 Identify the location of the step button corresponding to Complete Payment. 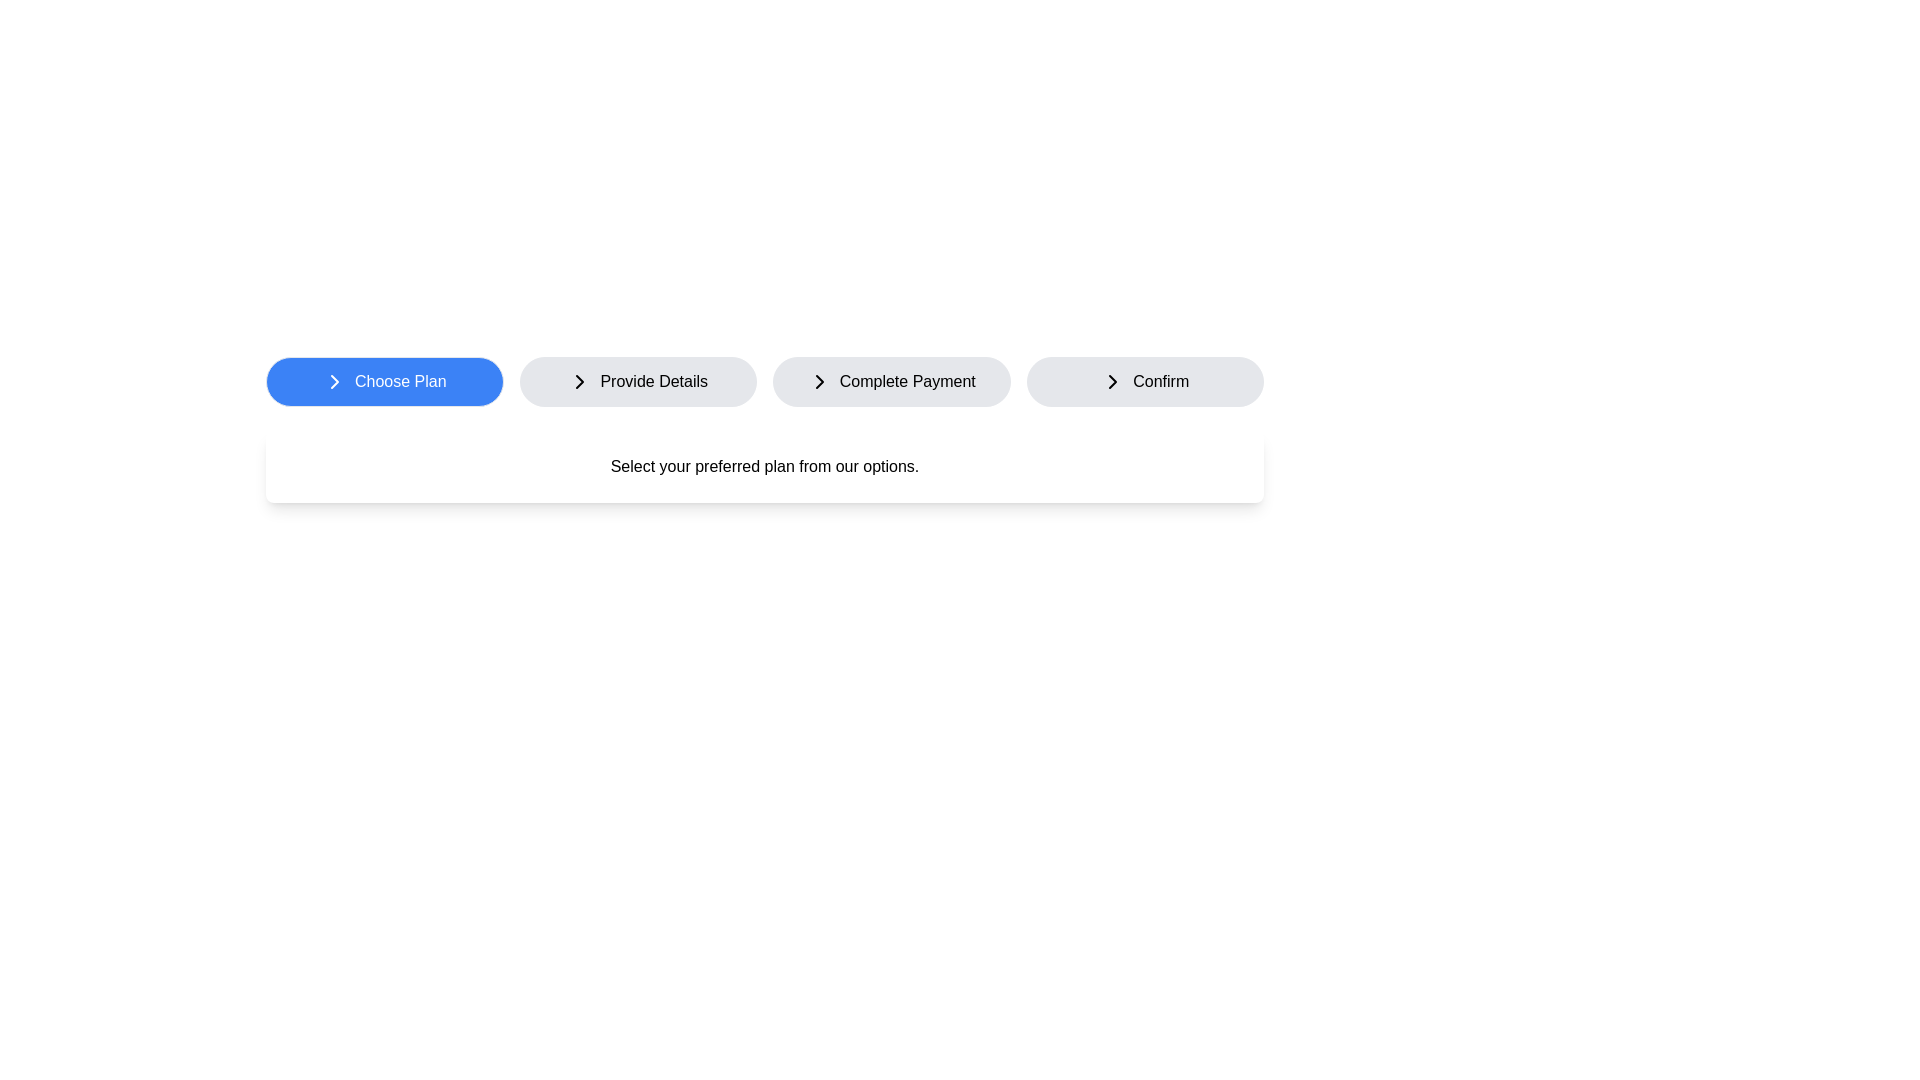
(890, 381).